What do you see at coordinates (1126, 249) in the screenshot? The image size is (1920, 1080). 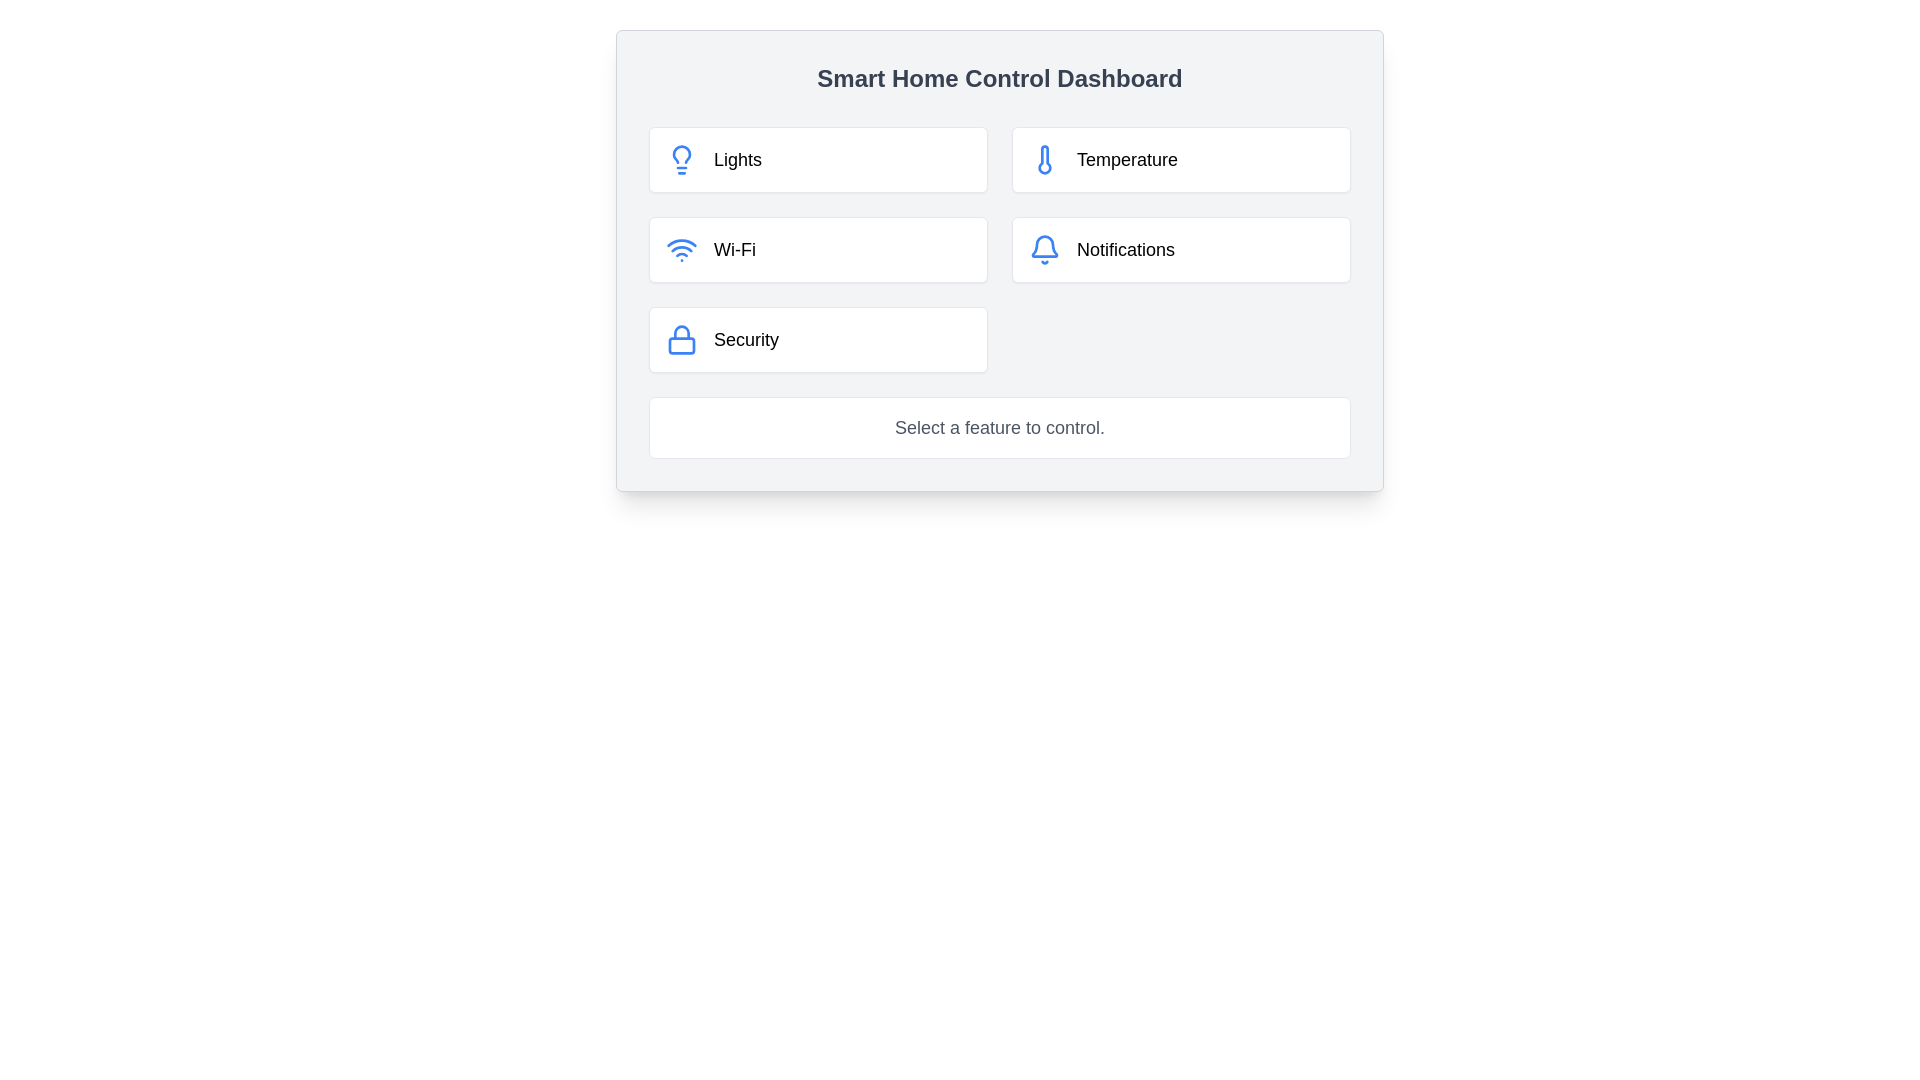 I see `the 'Notifications' text label, which is positioned in the right column of the interface, slightly below the 'Temperature' label and to the right of the bell icon` at bounding box center [1126, 249].